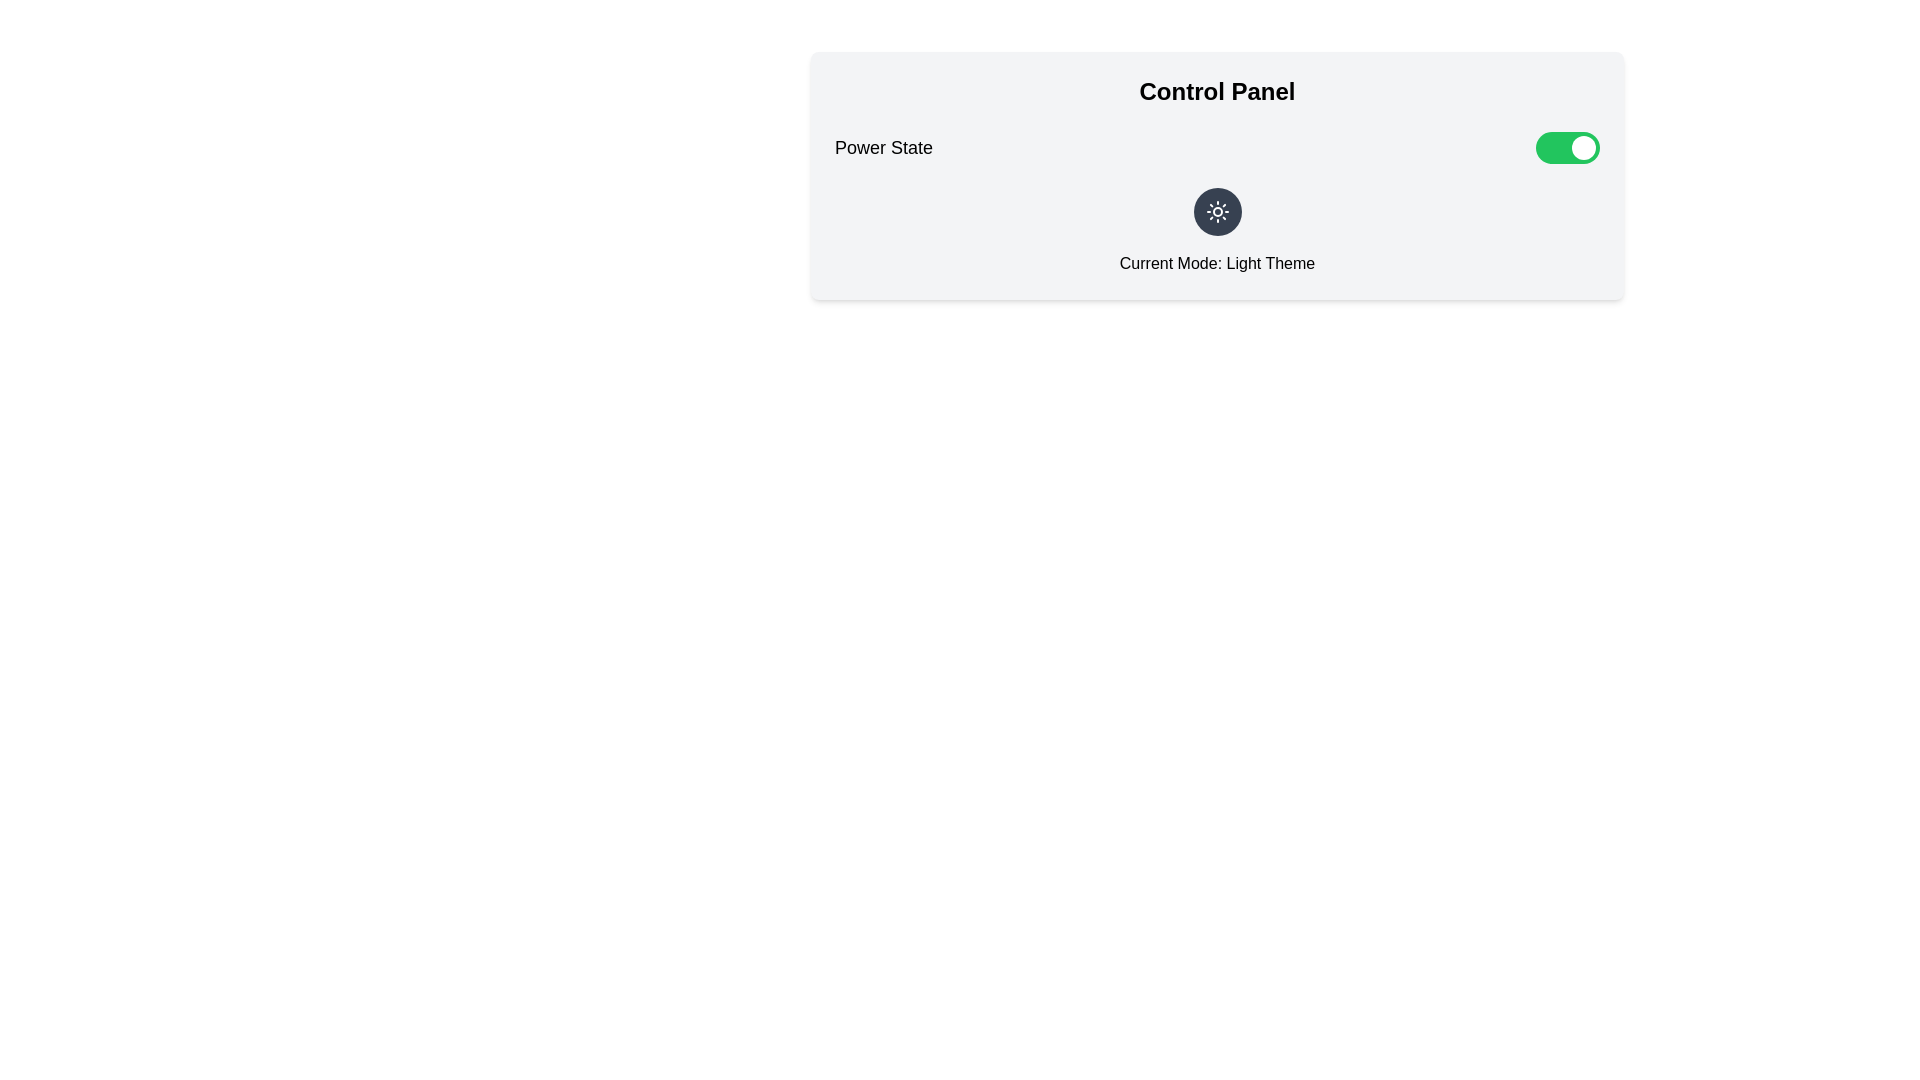 The image size is (1920, 1080). What do you see at coordinates (1216, 262) in the screenshot?
I see `the static text label displaying 'Current Mode: Light Theme', which is positioned directly beneath the sun icon in a light gray panel` at bounding box center [1216, 262].